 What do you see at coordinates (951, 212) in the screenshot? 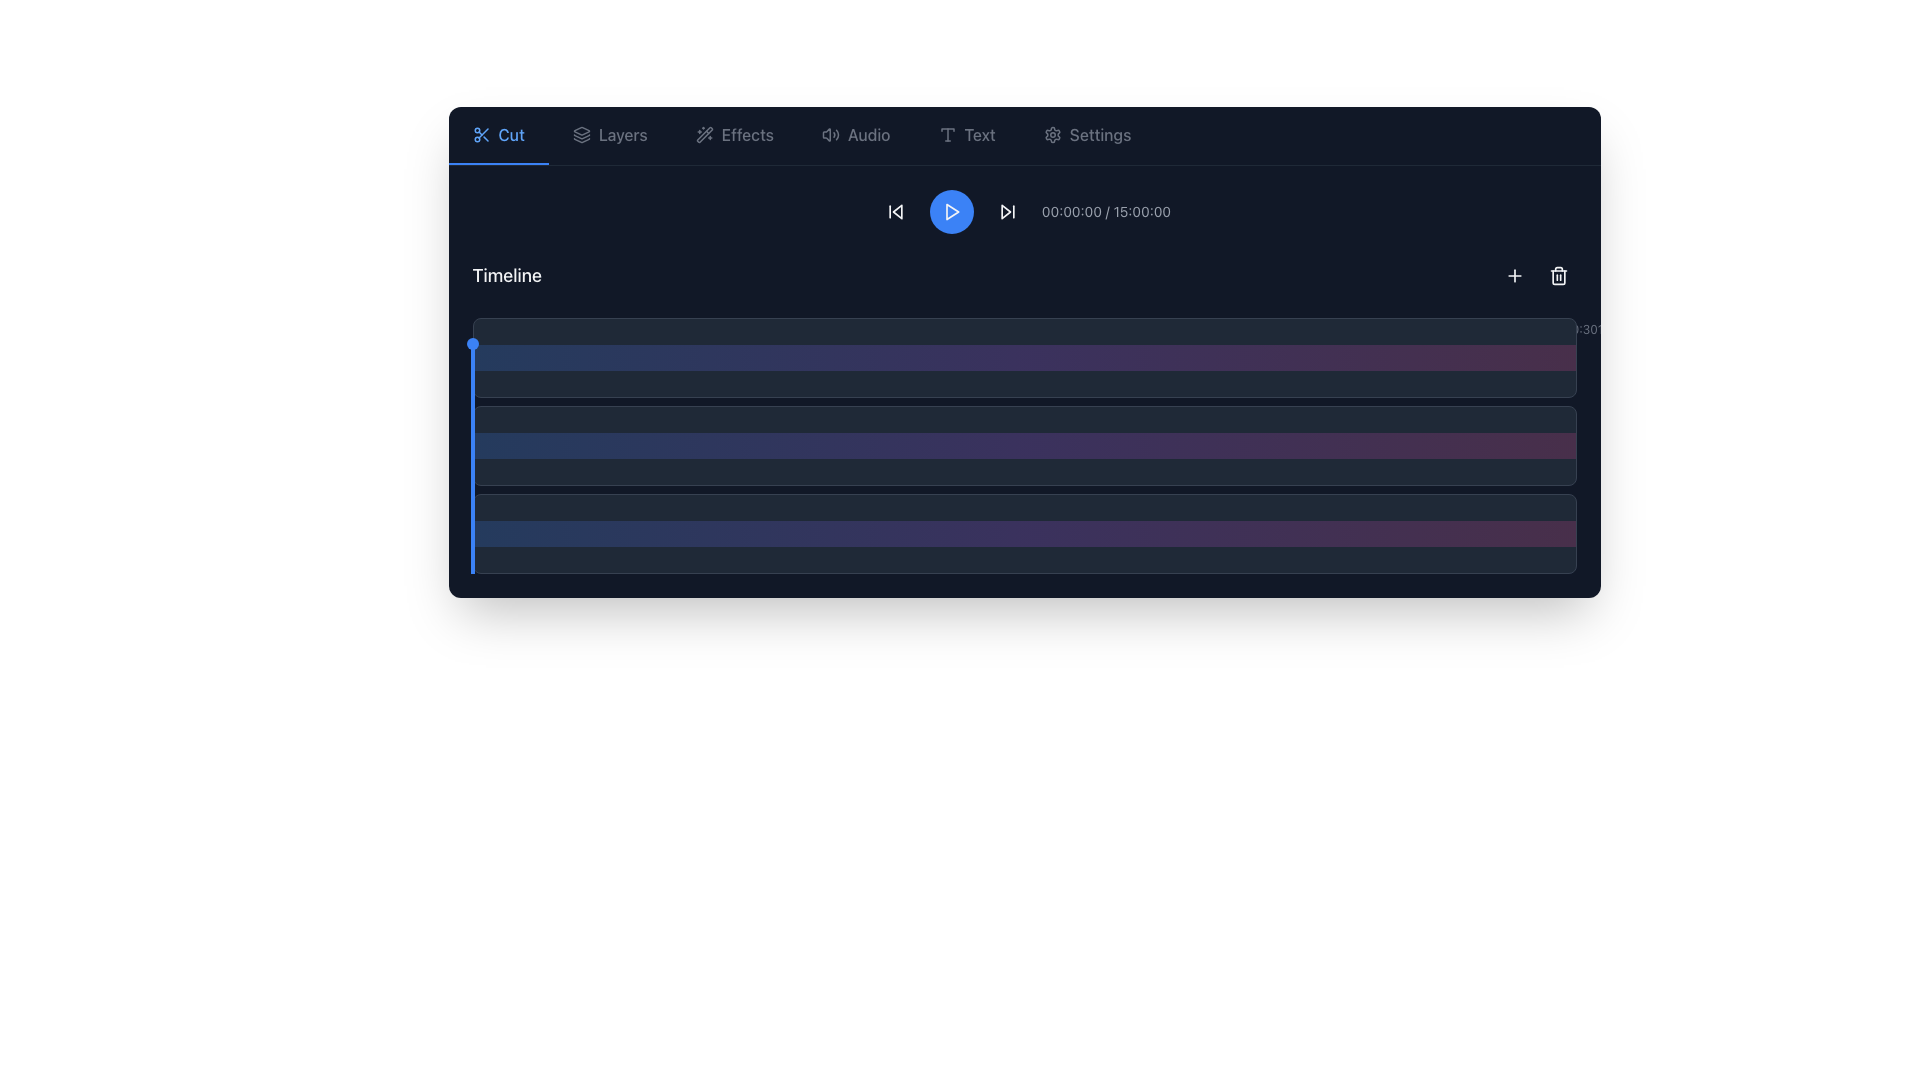
I see `the play button icon located in the central segment of the toolbar above the timeline` at bounding box center [951, 212].